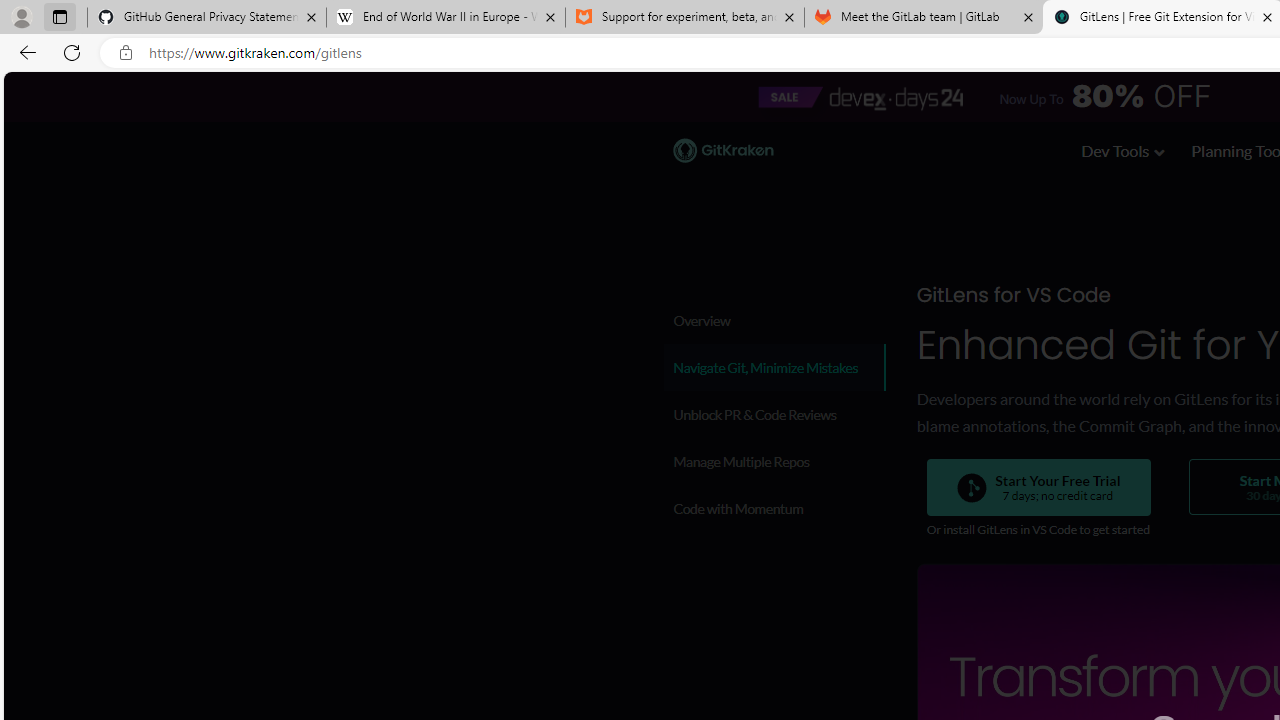  Describe the element at coordinates (773, 461) in the screenshot. I see `'Manage Multiple Repos'` at that location.